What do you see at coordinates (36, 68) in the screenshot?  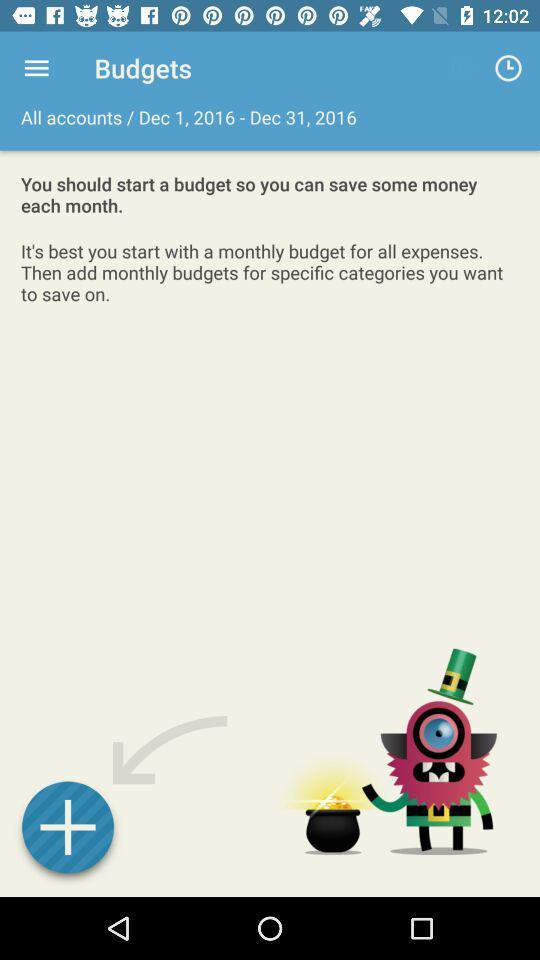 I see `the app above the all accounts dec item` at bounding box center [36, 68].